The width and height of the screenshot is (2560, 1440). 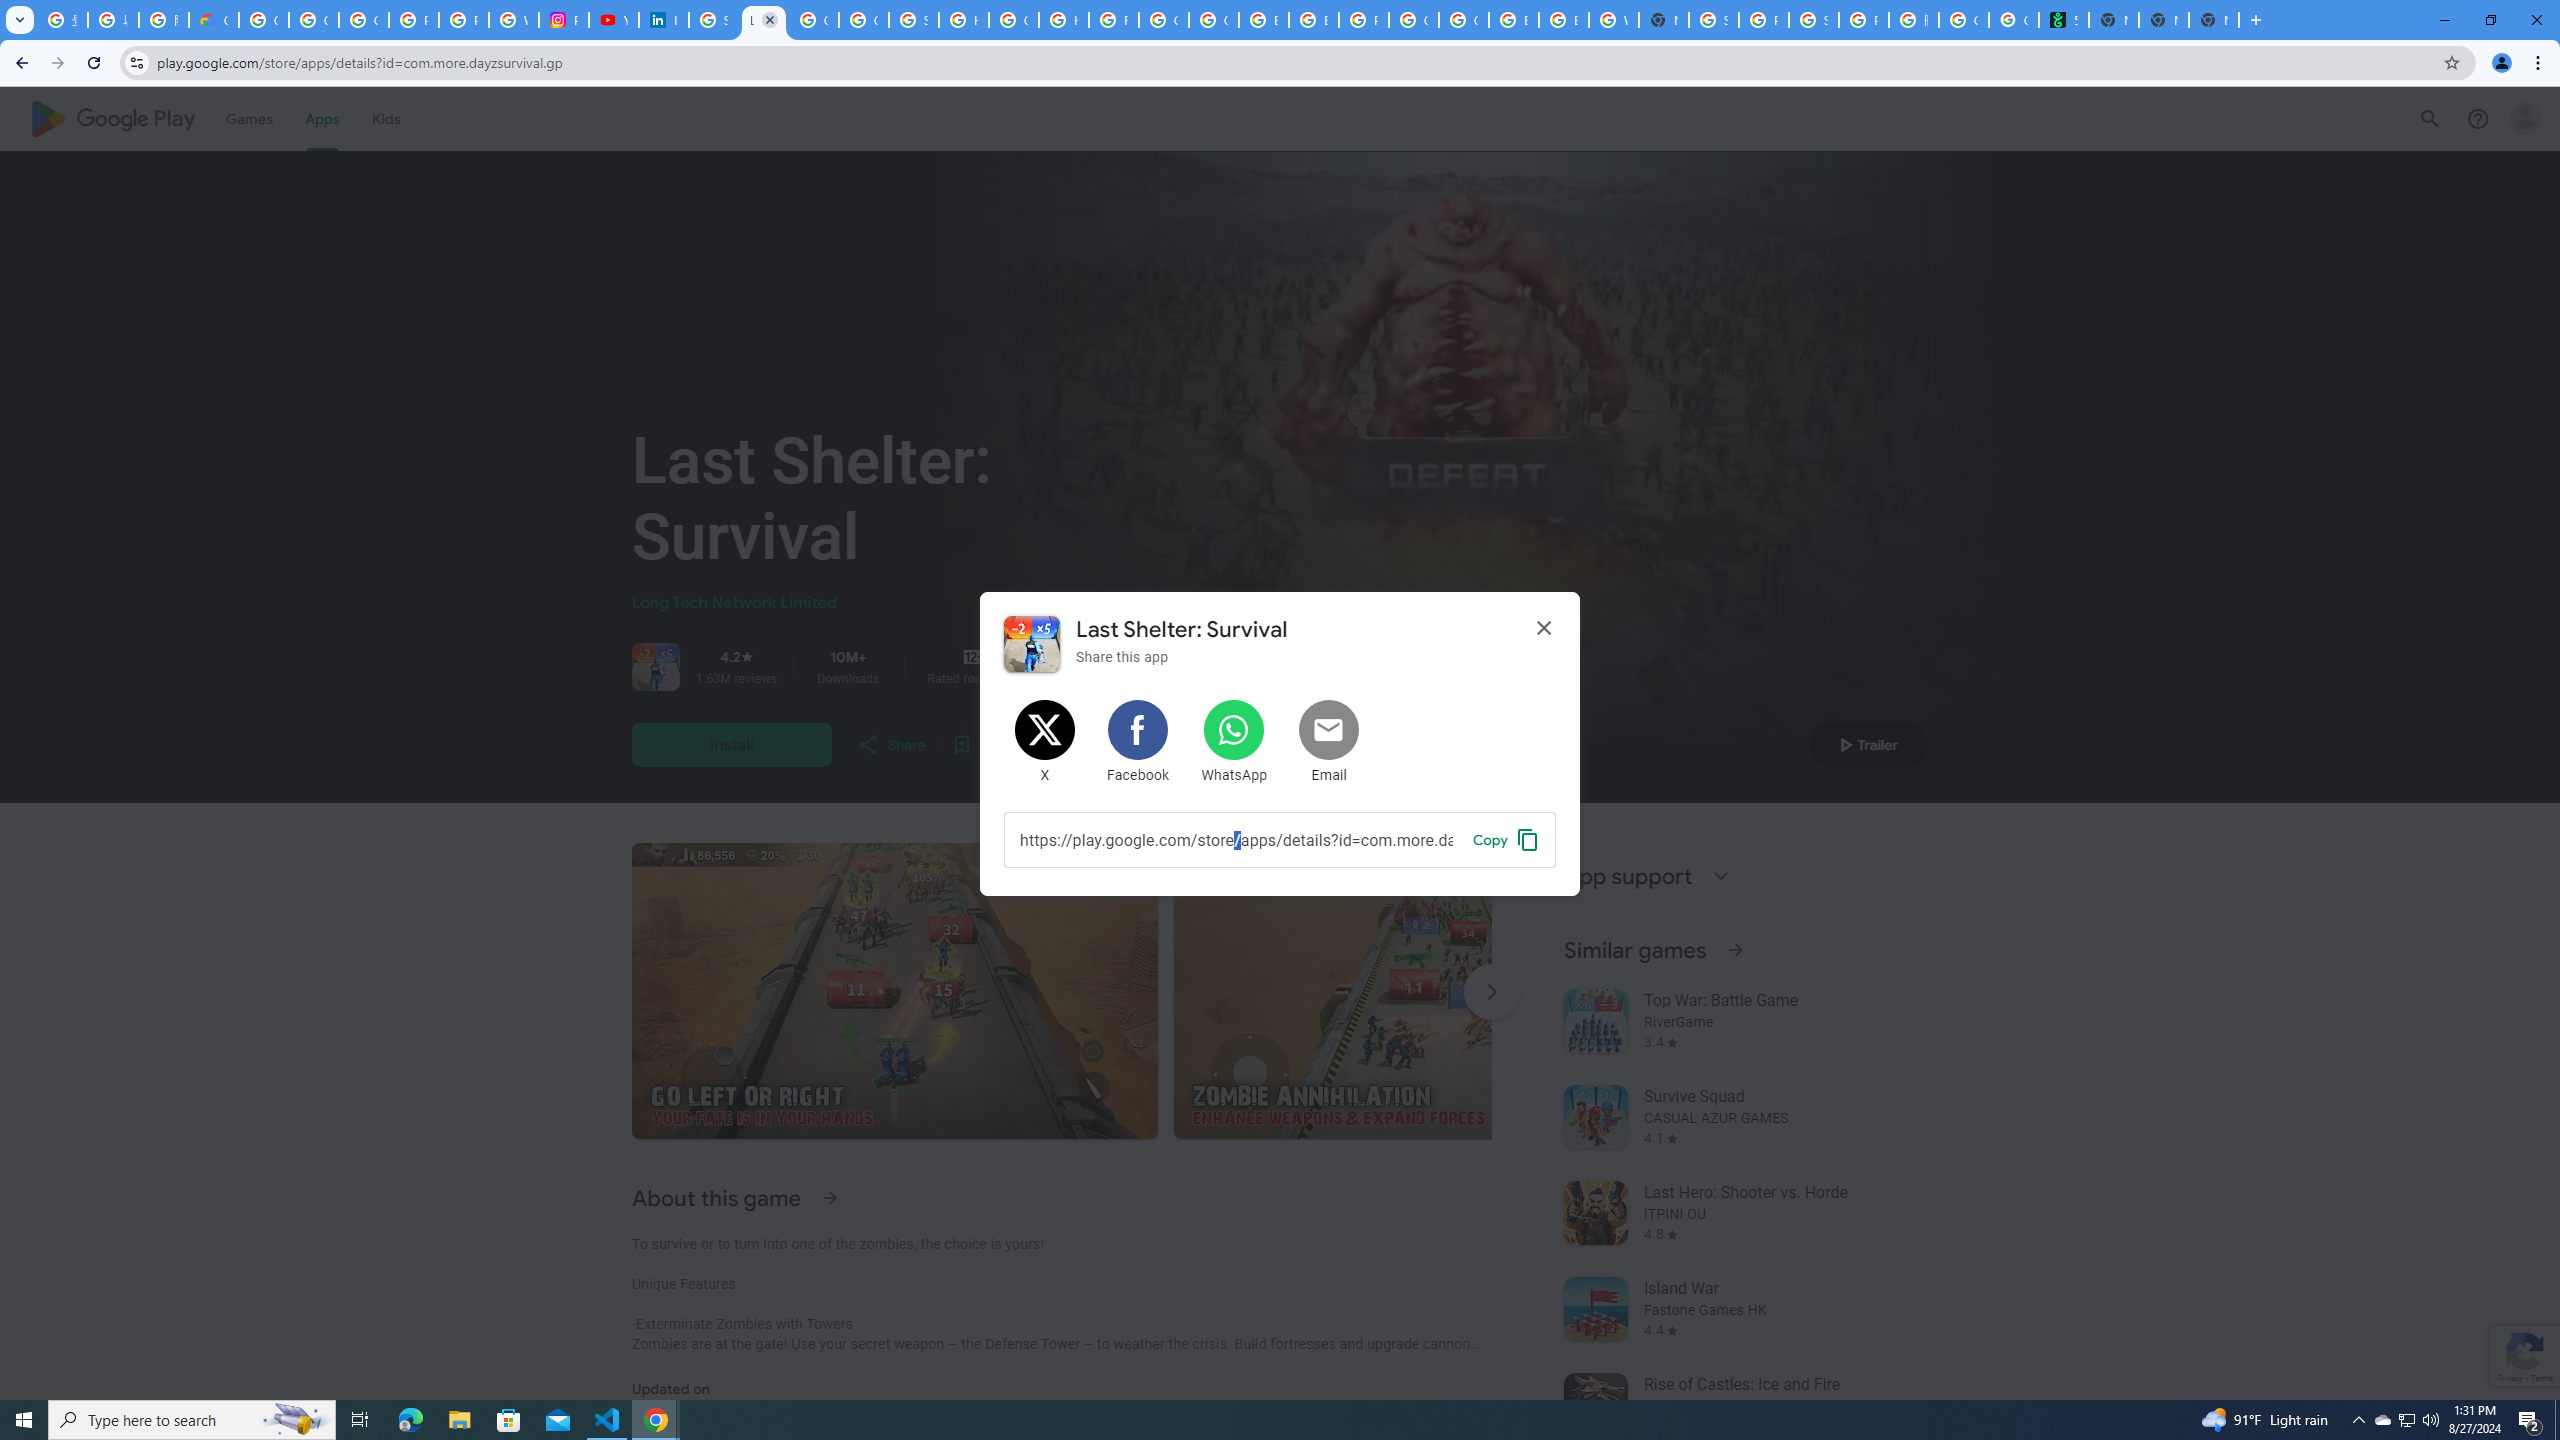 What do you see at coordinates (1138, 742) in the screenshot?
I see `'Share on Facebook'` at bounding box center [1138, 742].